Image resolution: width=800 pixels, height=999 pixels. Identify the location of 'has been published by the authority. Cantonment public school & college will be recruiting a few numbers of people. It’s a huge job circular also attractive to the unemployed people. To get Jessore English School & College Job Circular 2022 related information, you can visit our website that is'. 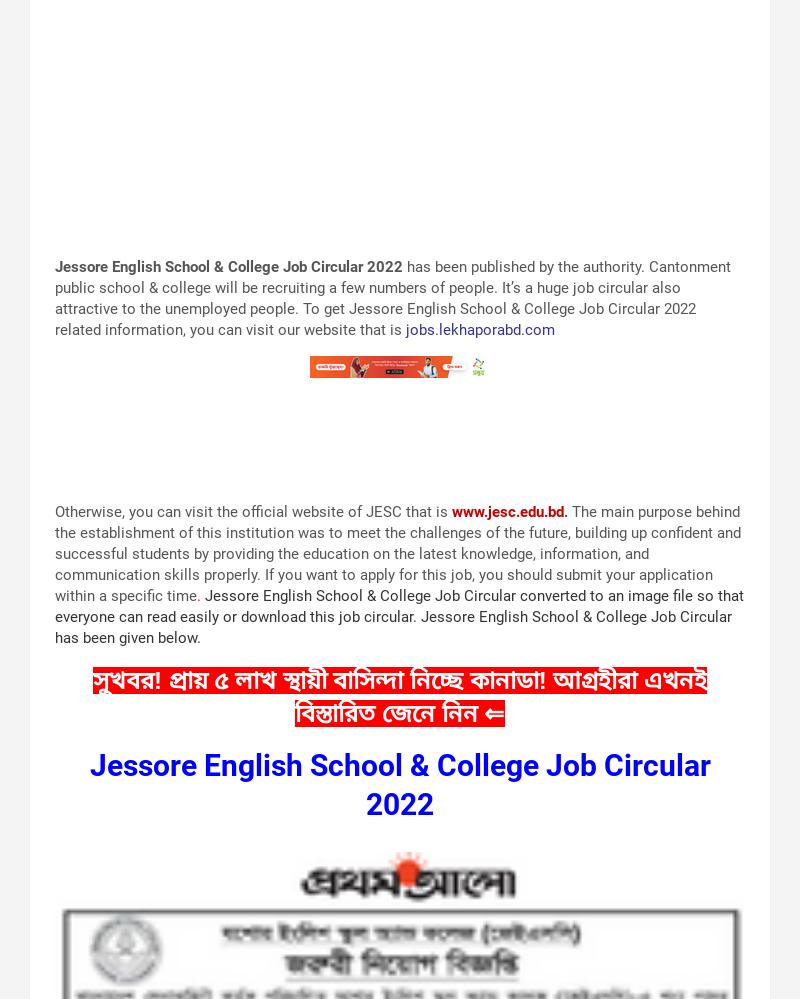
(54, 296).